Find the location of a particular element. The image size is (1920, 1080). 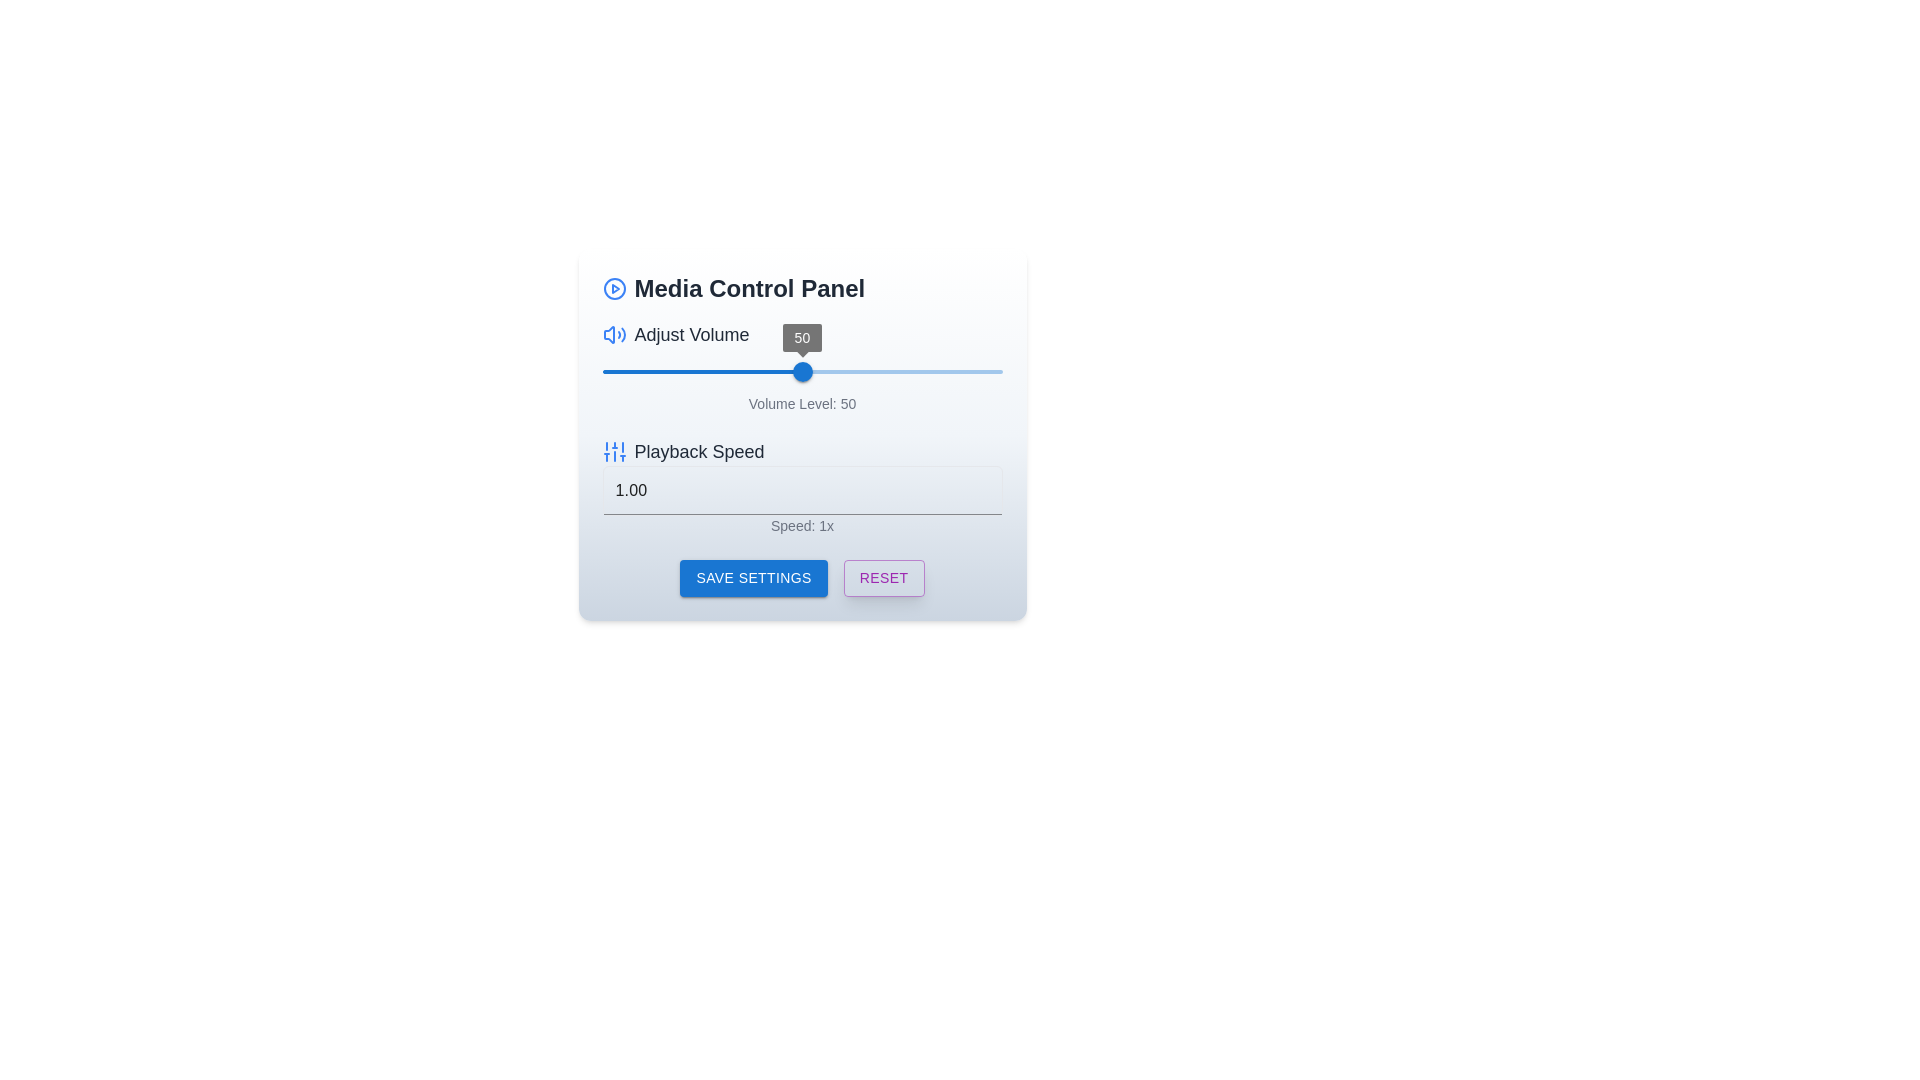

volume is located at coordinates (897, 371).